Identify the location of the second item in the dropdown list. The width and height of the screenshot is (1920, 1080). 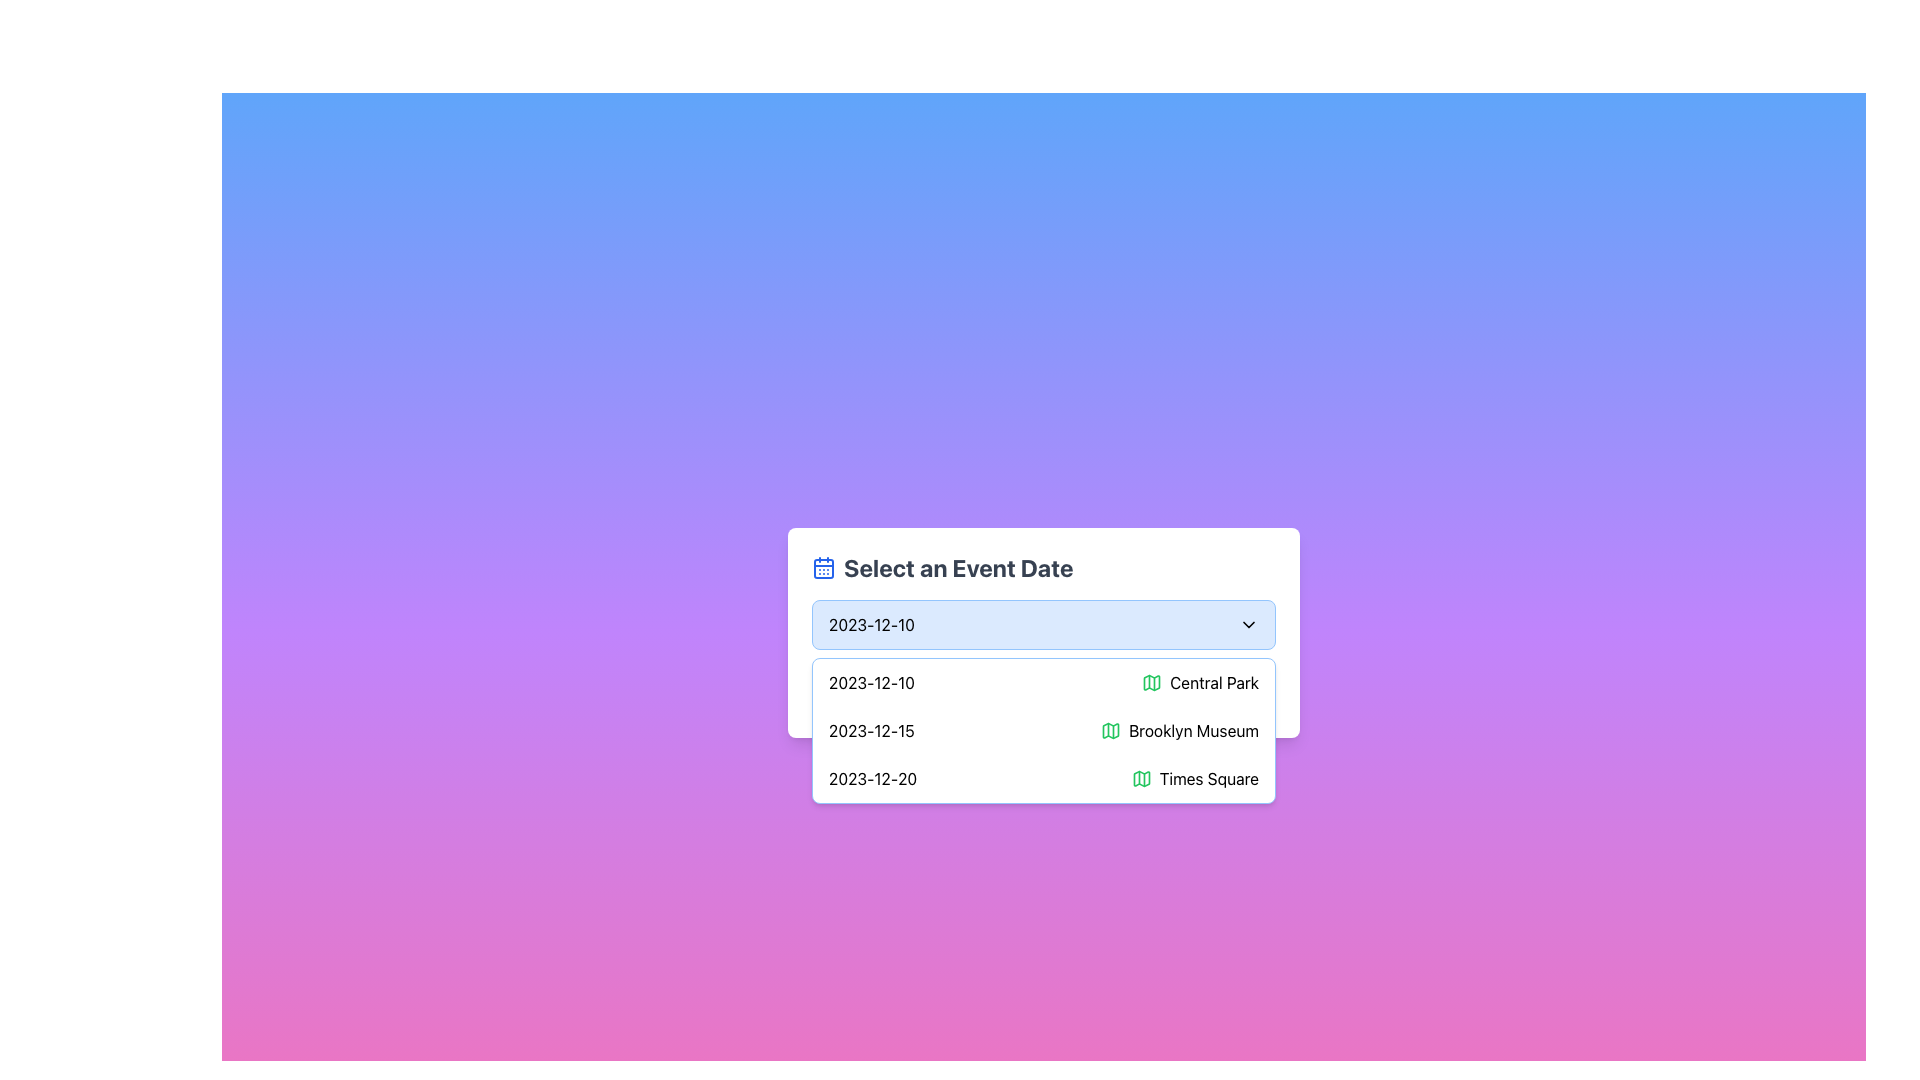
(1042, 731).